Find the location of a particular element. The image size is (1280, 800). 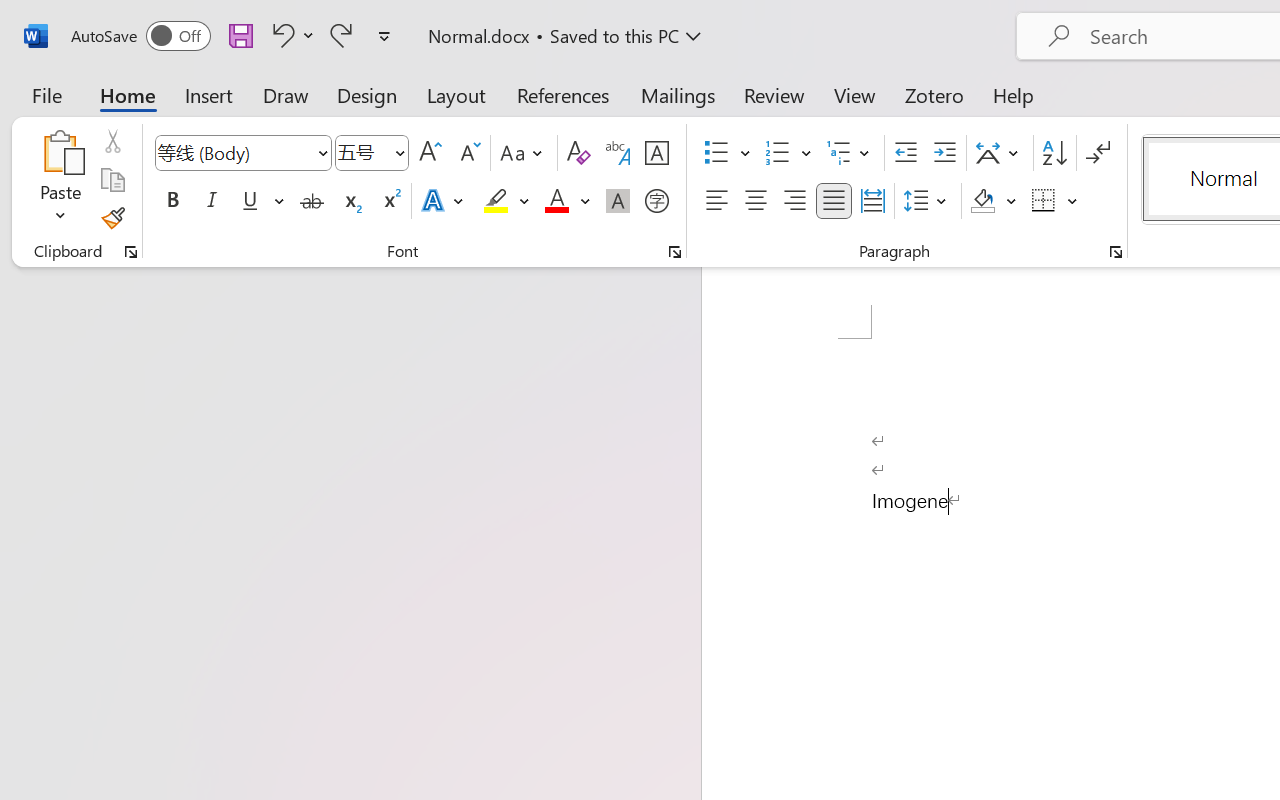

'Bold' is located at coordinates (172, 201).